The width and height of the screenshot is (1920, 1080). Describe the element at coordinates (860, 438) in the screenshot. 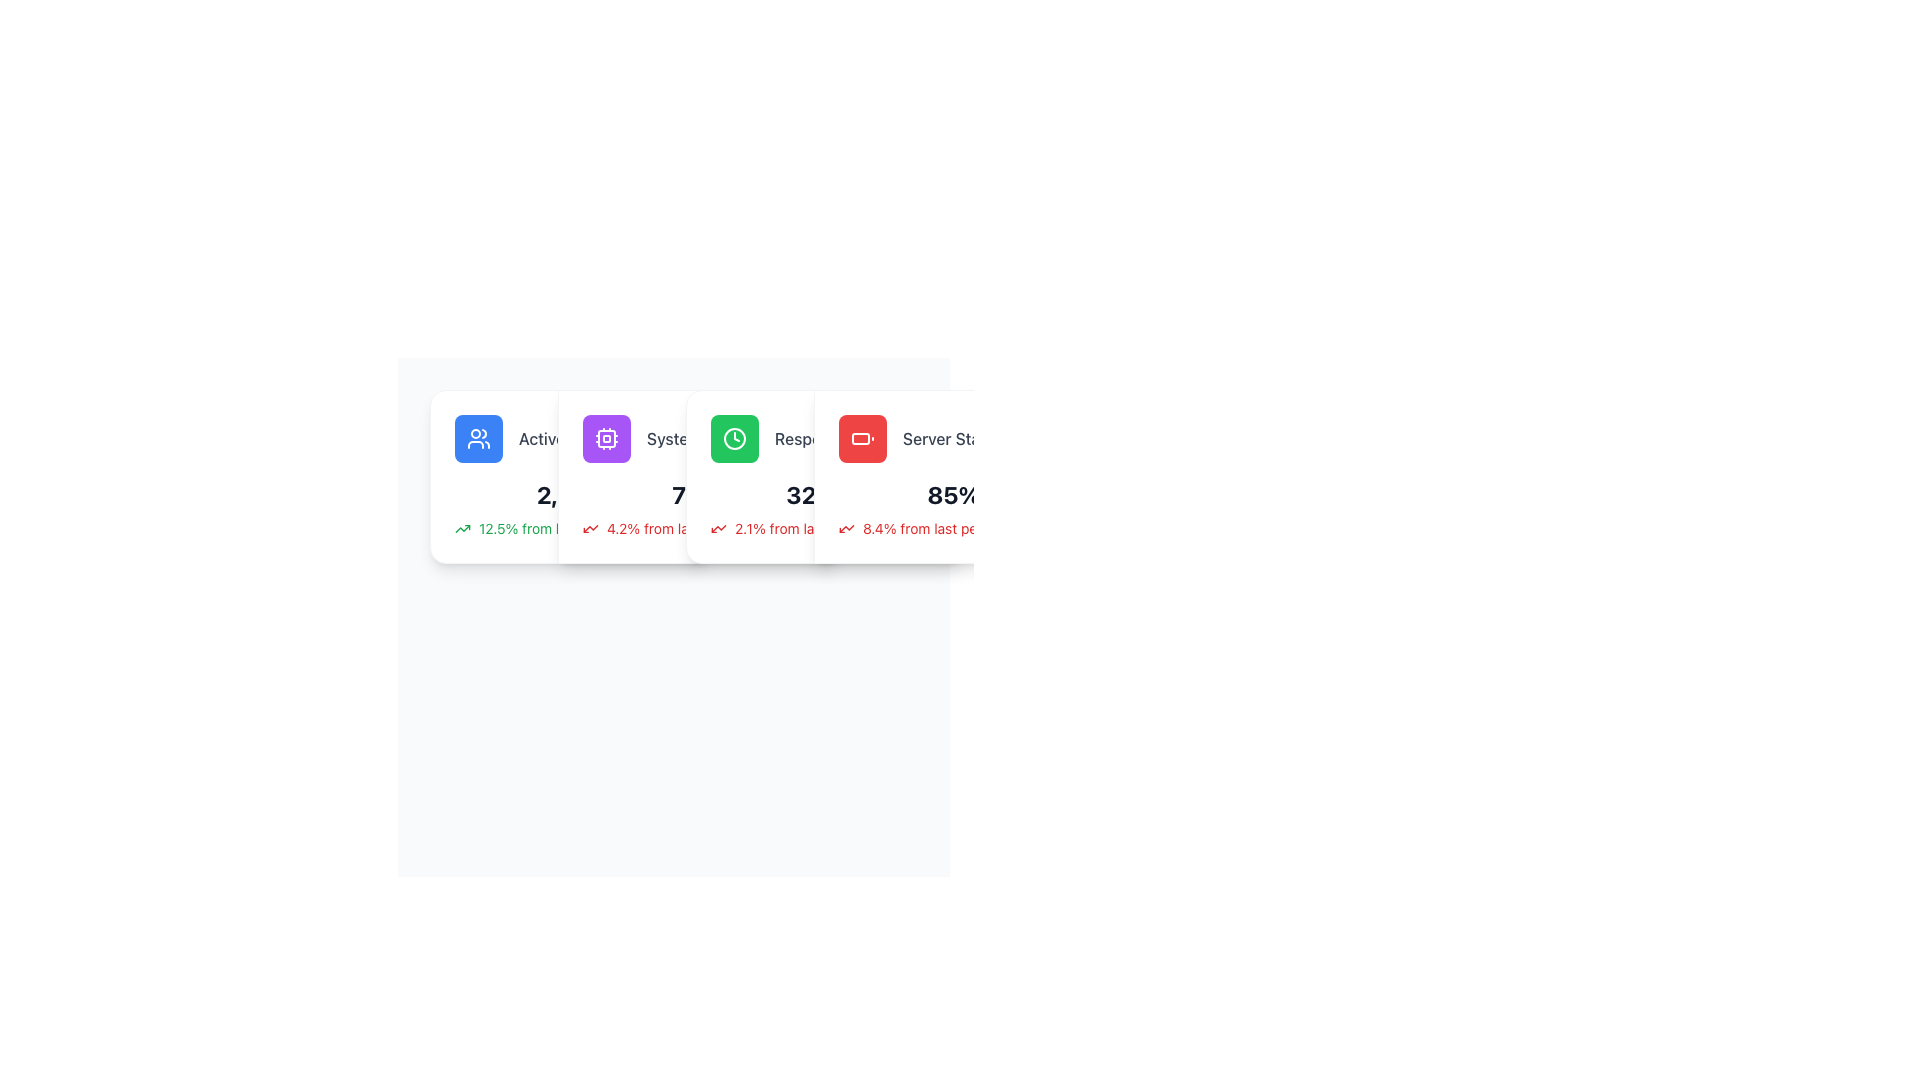

I see `the SVG rectangle representing the battery component within the icon by moving the cursor to its center point` at that location.